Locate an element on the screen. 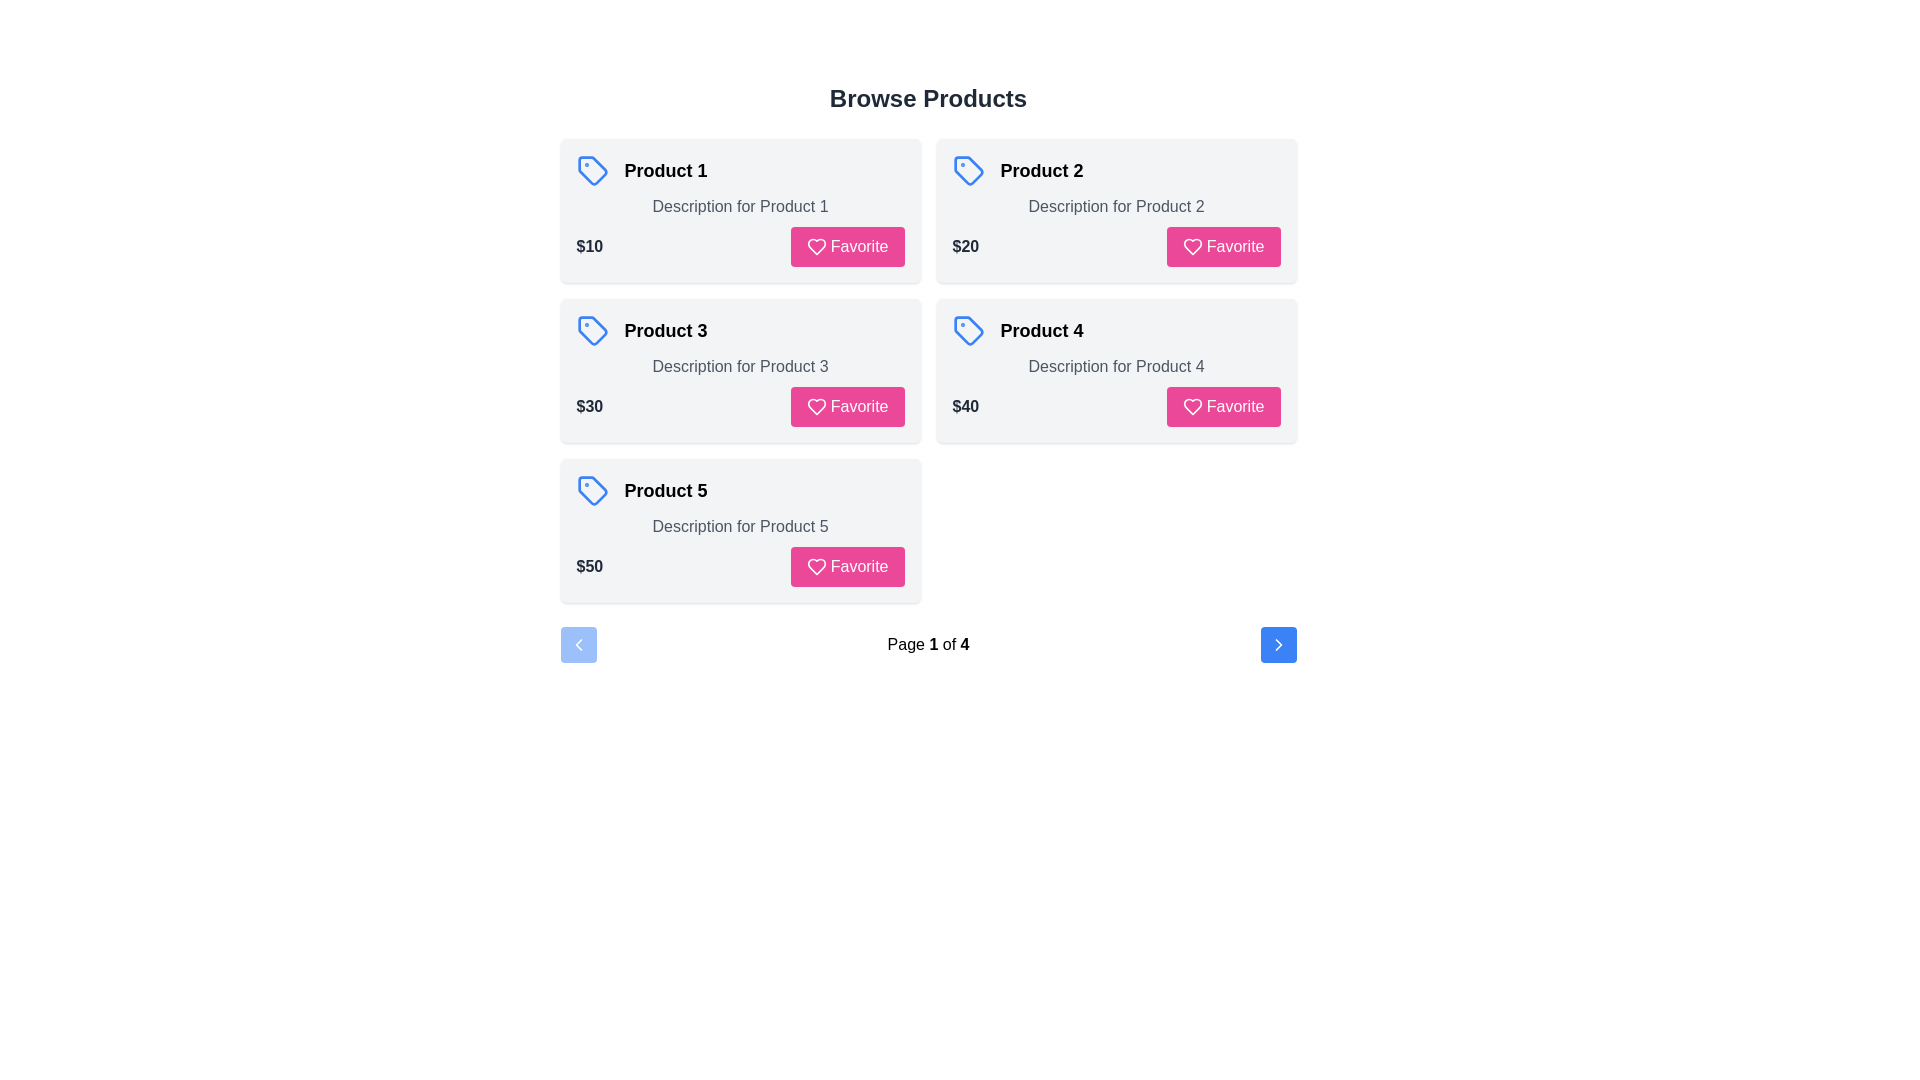  the product title label located at the center of the lower left tile is located at coordinates (666, 490).